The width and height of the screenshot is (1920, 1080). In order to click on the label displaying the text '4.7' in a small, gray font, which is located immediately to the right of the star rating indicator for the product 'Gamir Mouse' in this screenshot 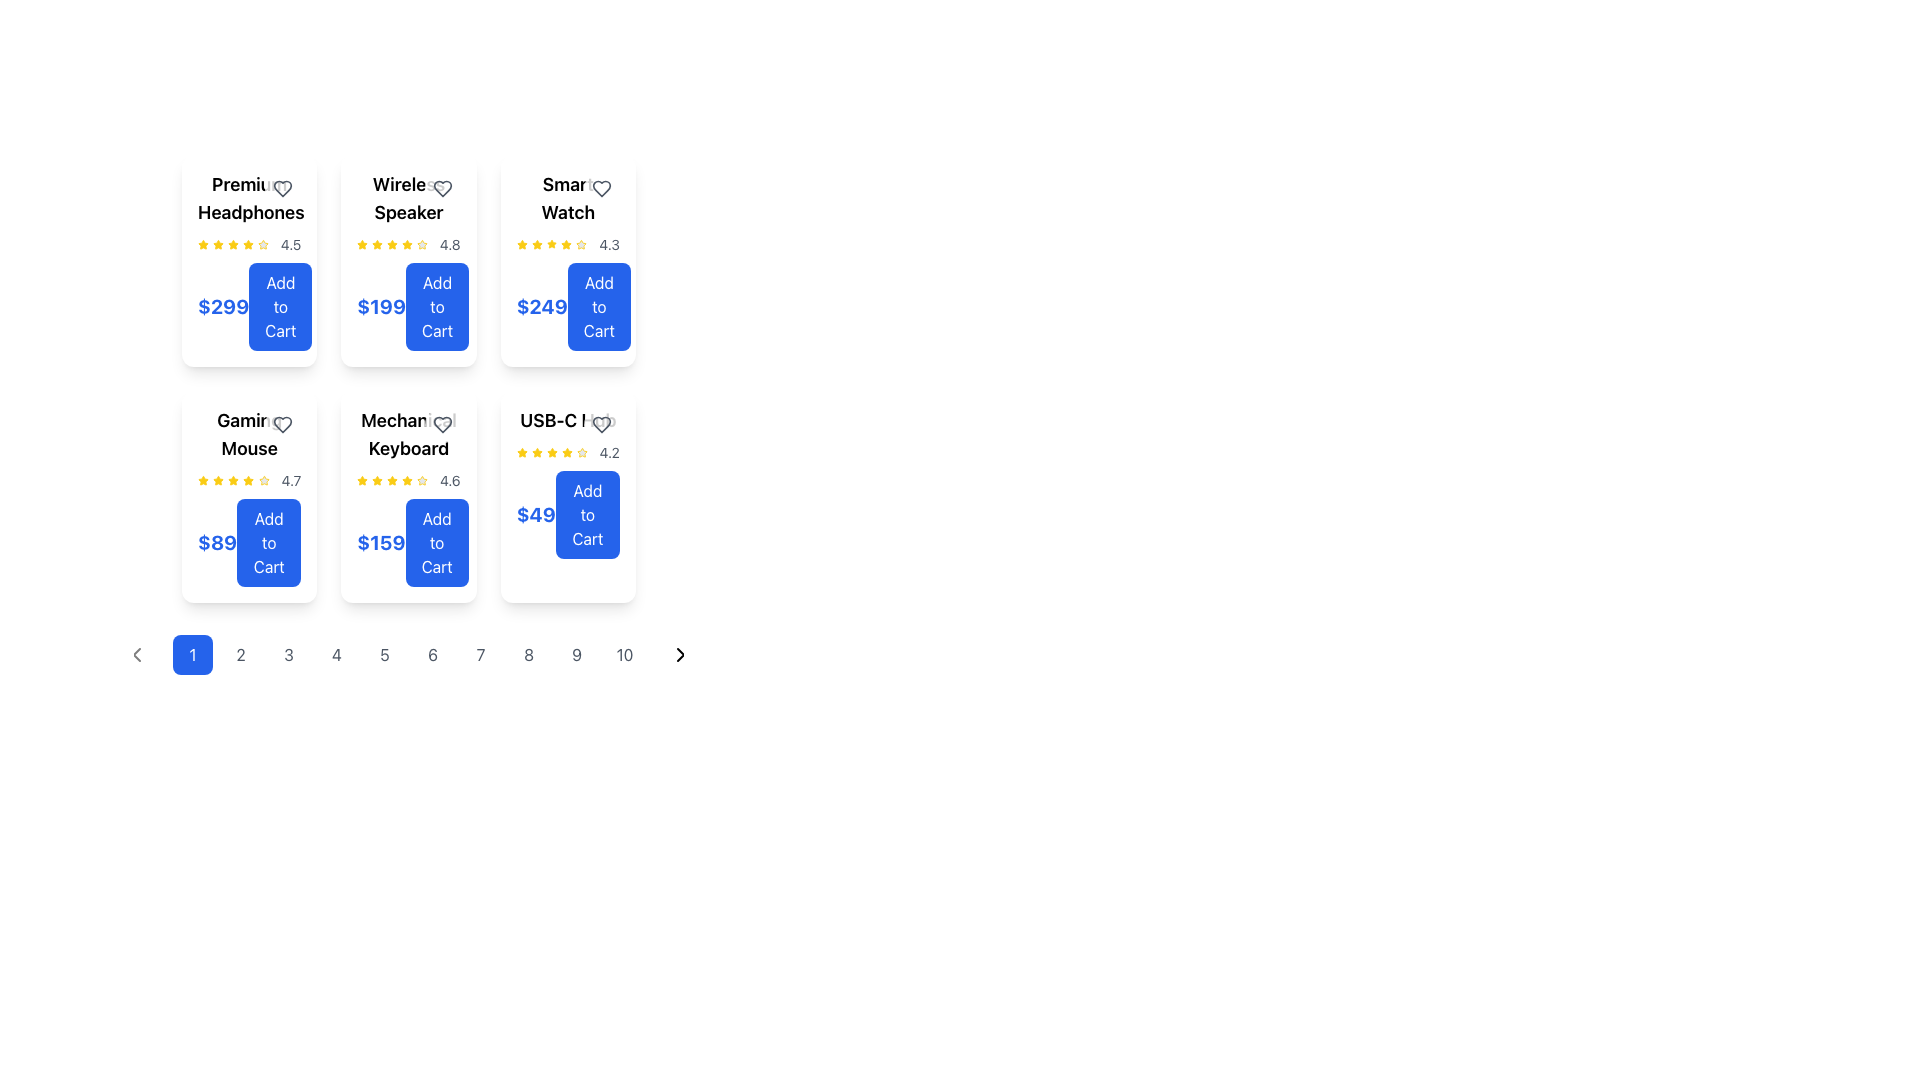, I will do `click(290, 481)`.